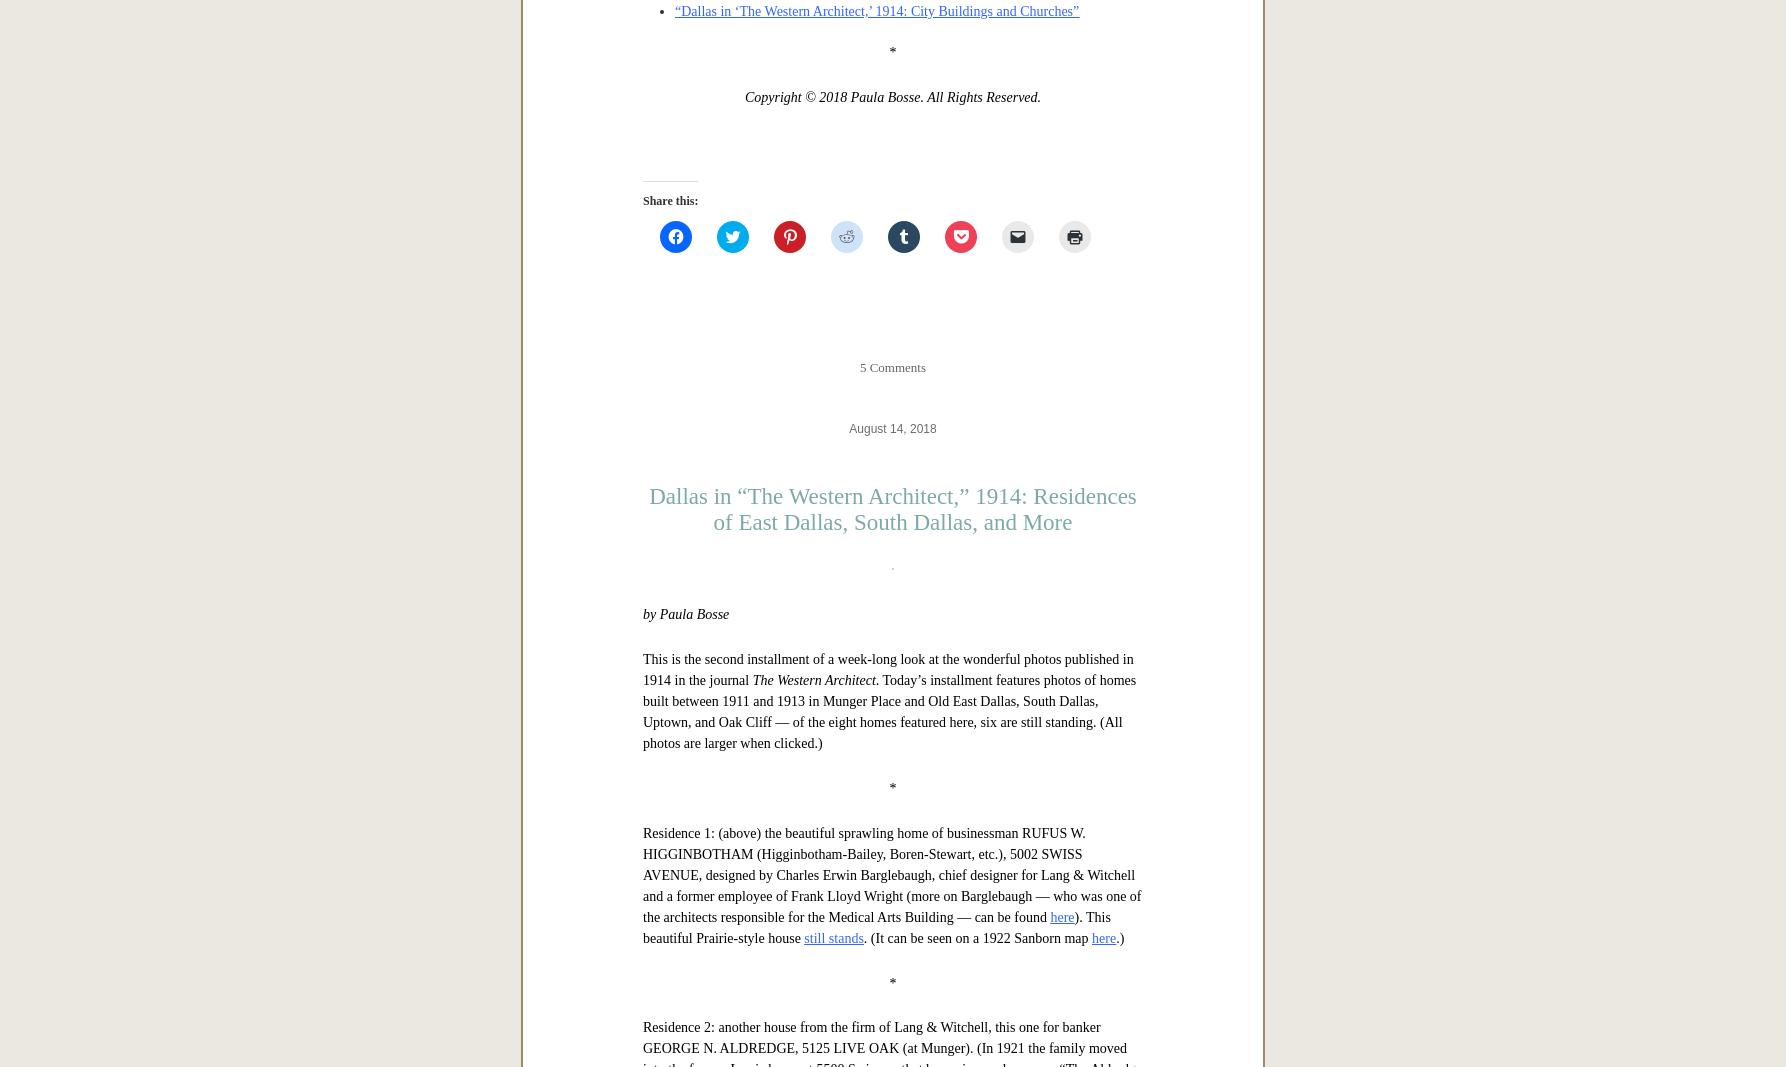 This screenshot has width=1786, height=1067. I want to click on 'here', so click(654, 351).